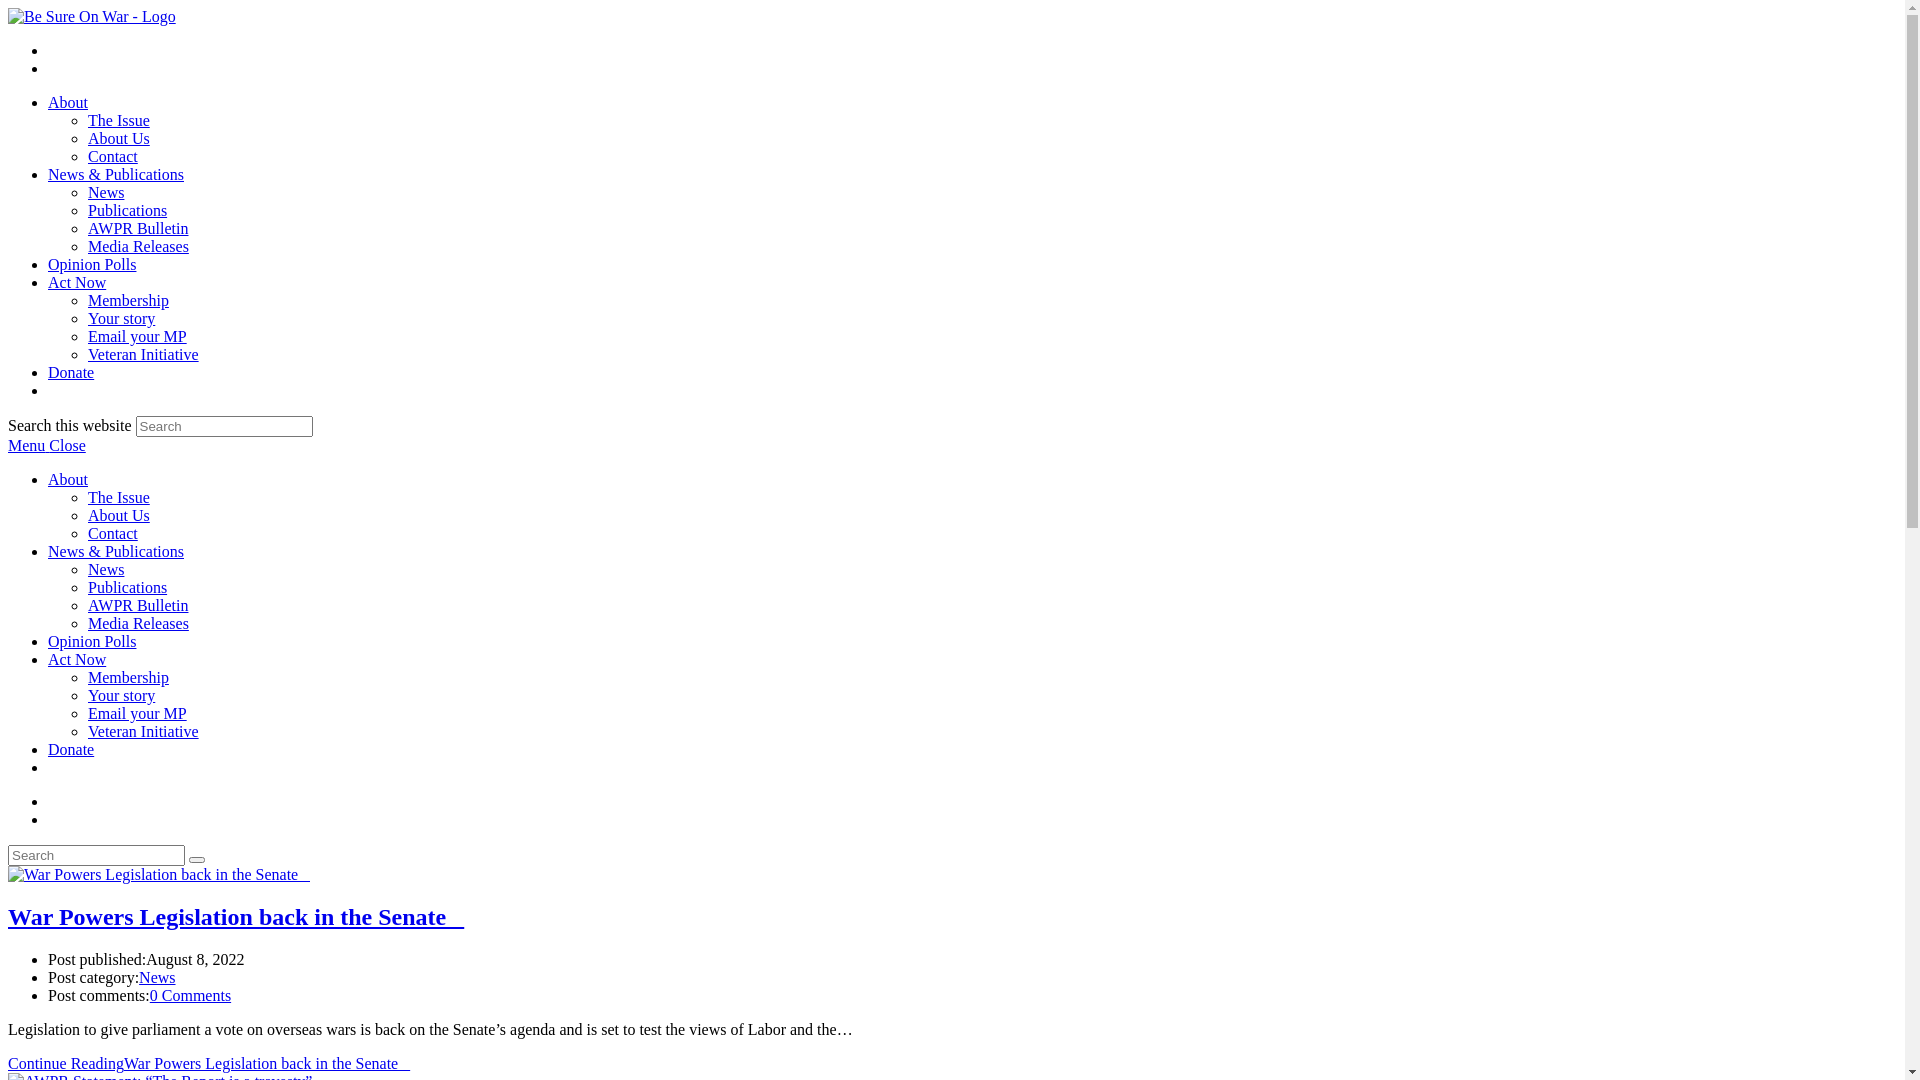 Image resolution: width=1920 pixels, height=1080 pixels. Describe the element at coordinates (136, 712) in the screenshot. I see `'Email your MP'` at that location.